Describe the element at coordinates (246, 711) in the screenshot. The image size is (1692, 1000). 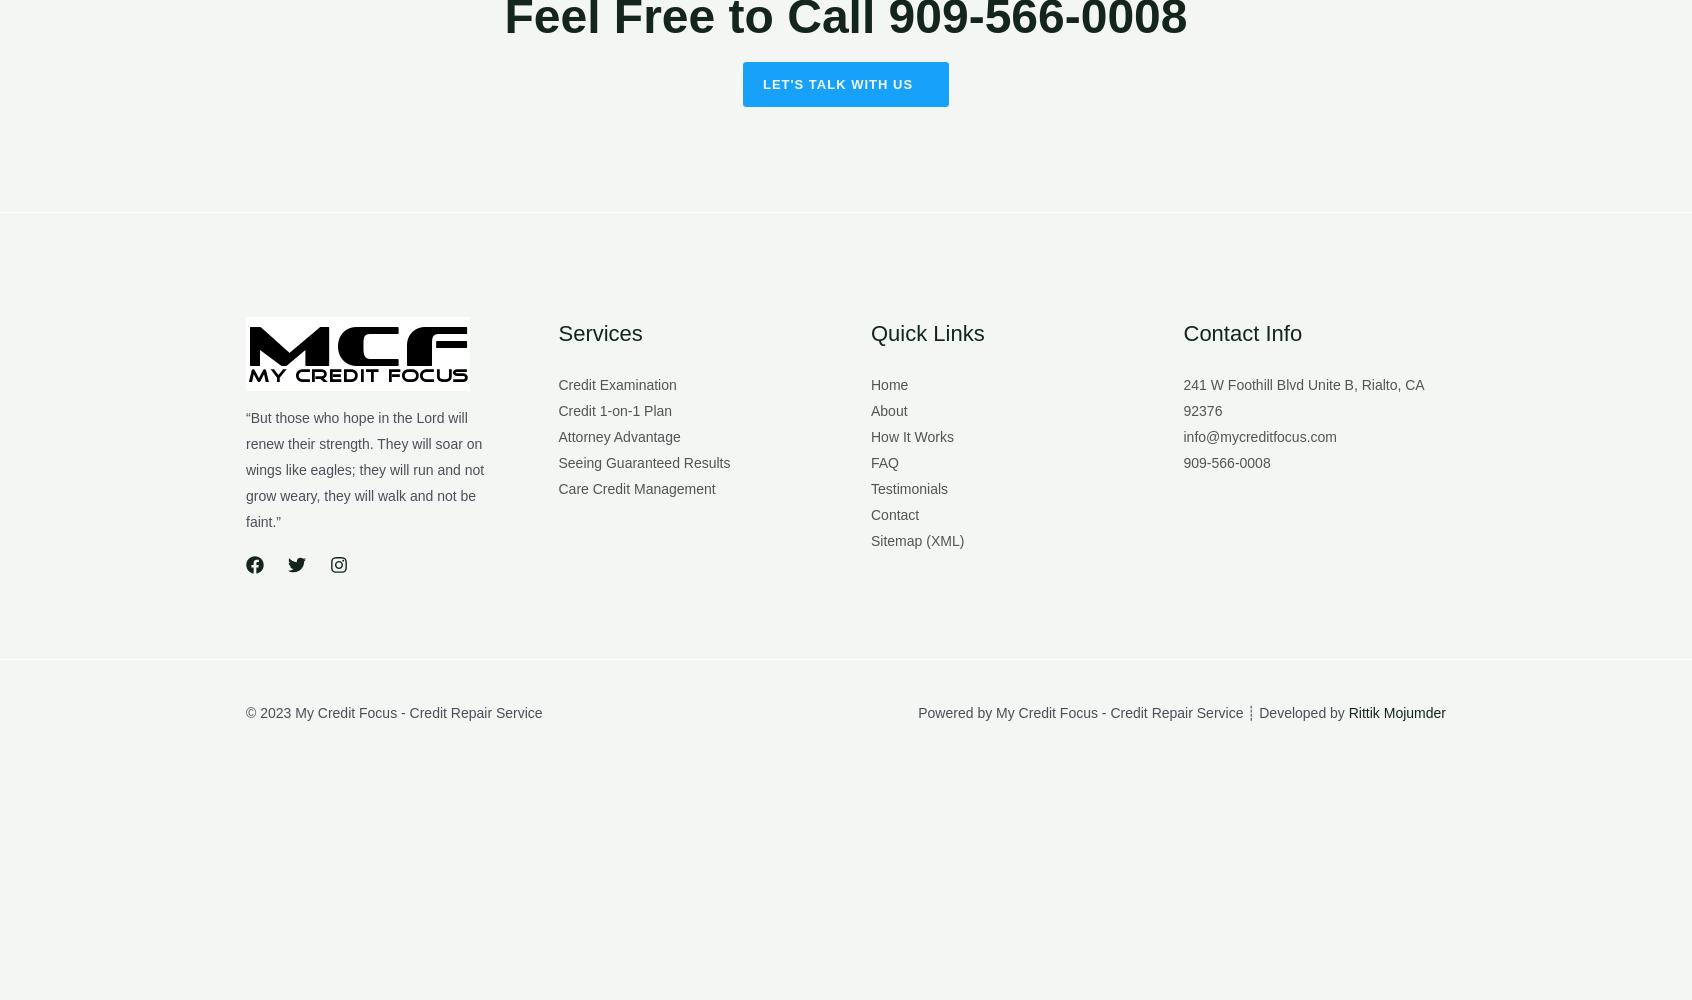
I see `'© 2023 My Credit Focus - Credit Repair Service'` at that location.